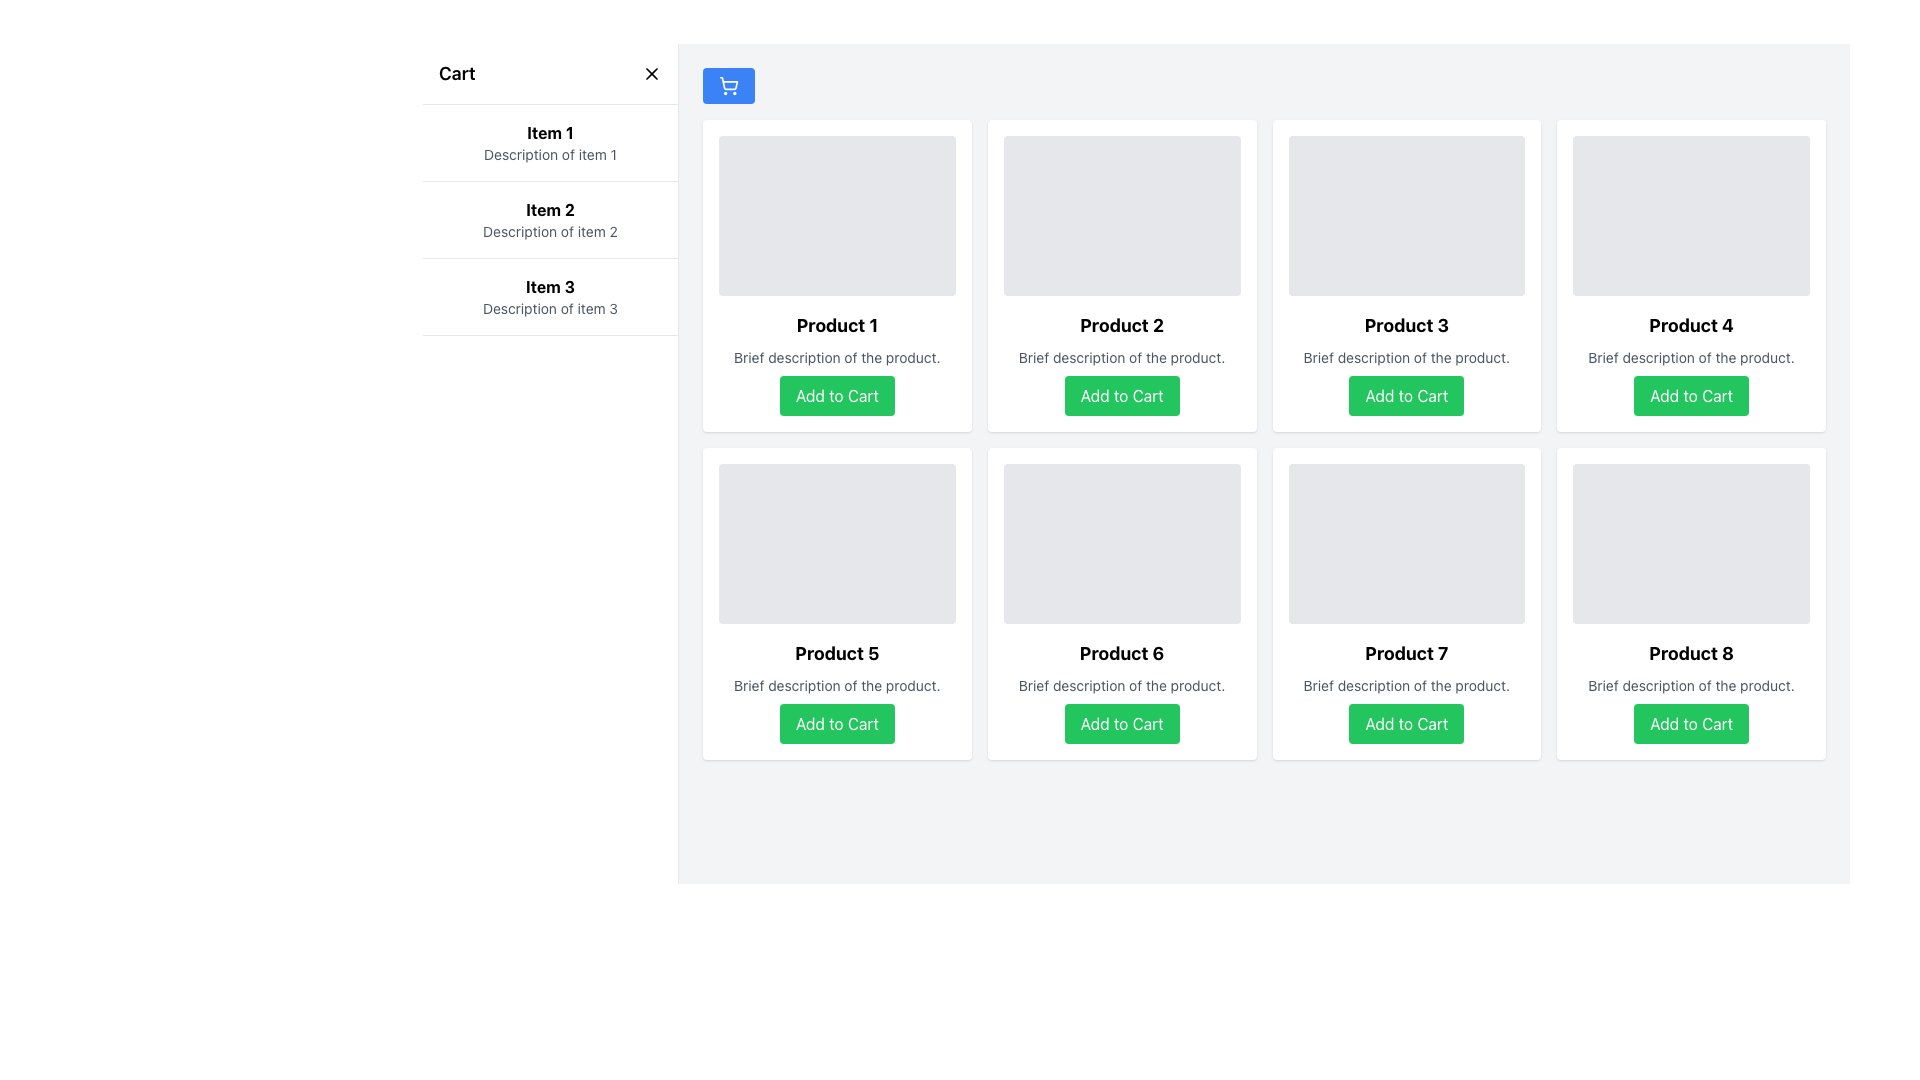  Describe the element at coordinates (1122, 654) in the screenshot. I see `product's name displayed as a bold black text label saying 'Product 6', located below the placeholder image and above the description text` at that location.